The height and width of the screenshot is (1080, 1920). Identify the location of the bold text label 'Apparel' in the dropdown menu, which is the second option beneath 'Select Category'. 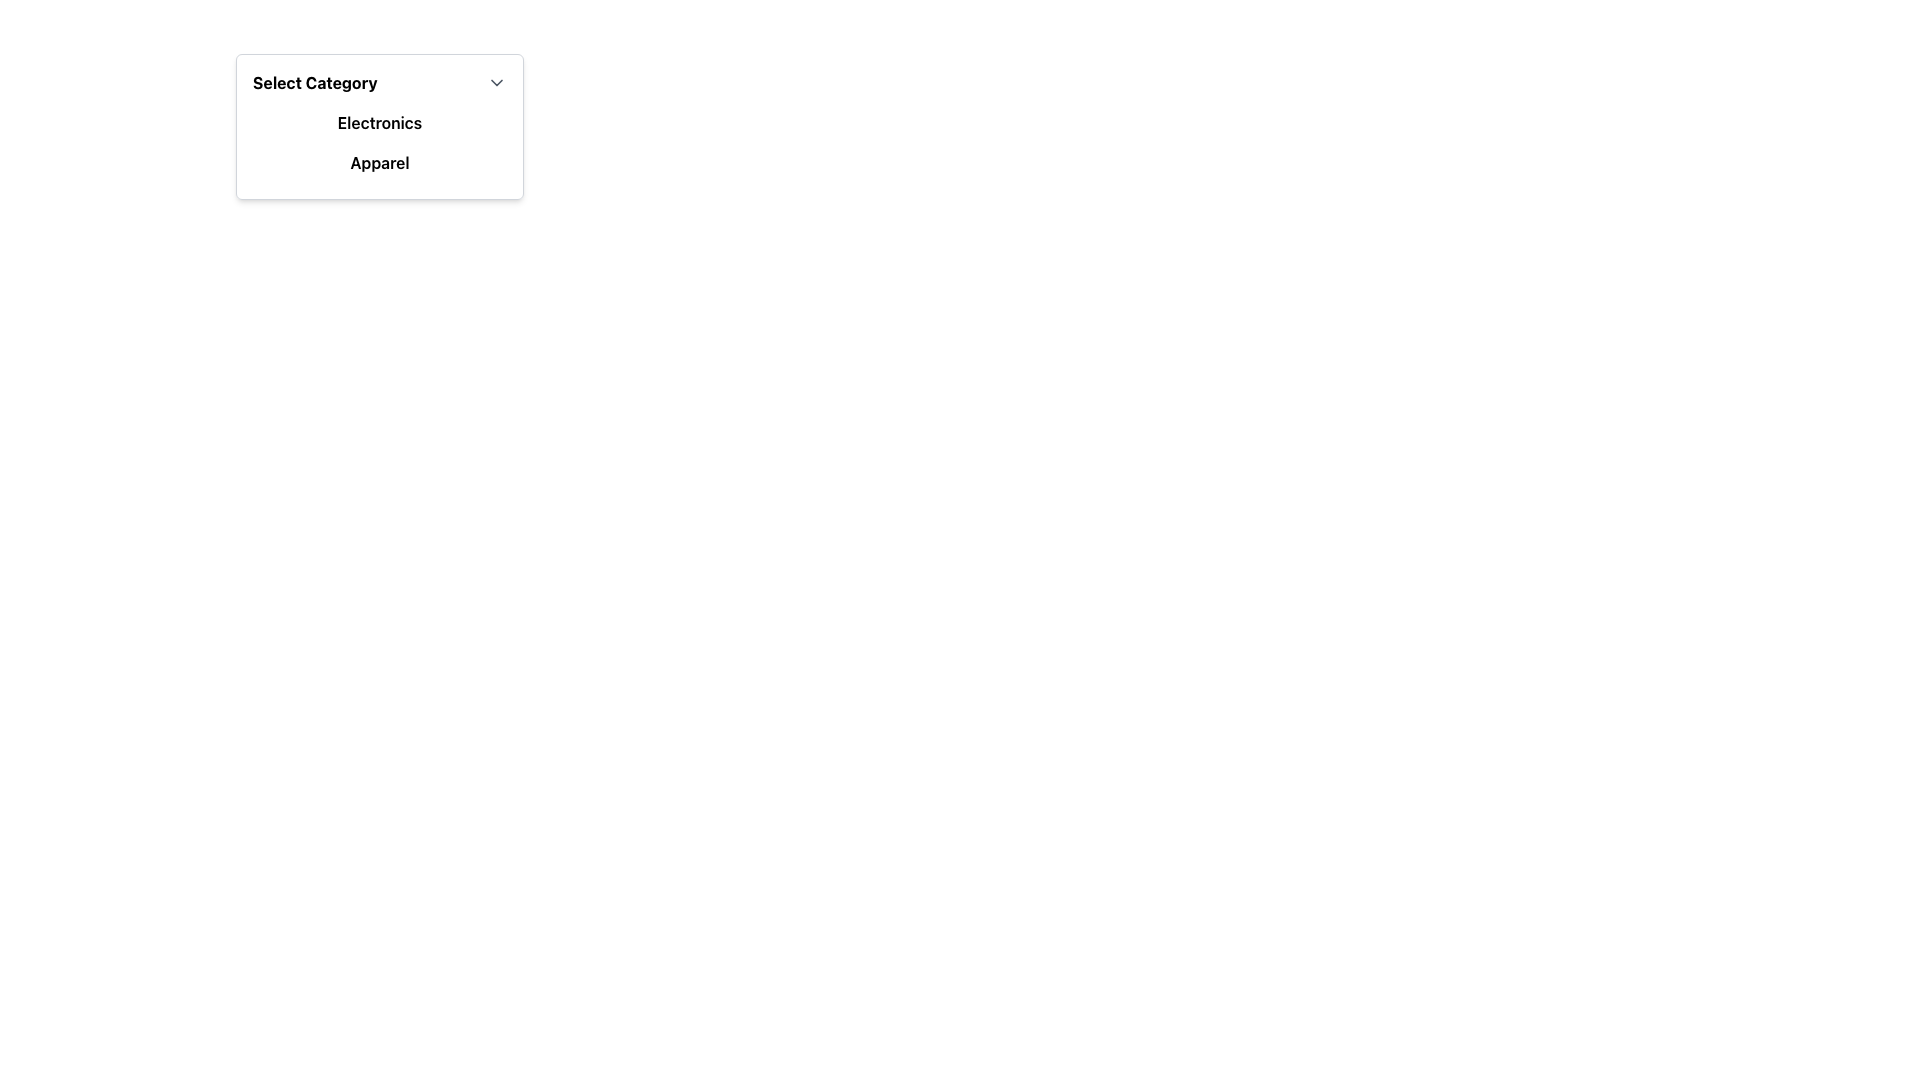
(379, 161).